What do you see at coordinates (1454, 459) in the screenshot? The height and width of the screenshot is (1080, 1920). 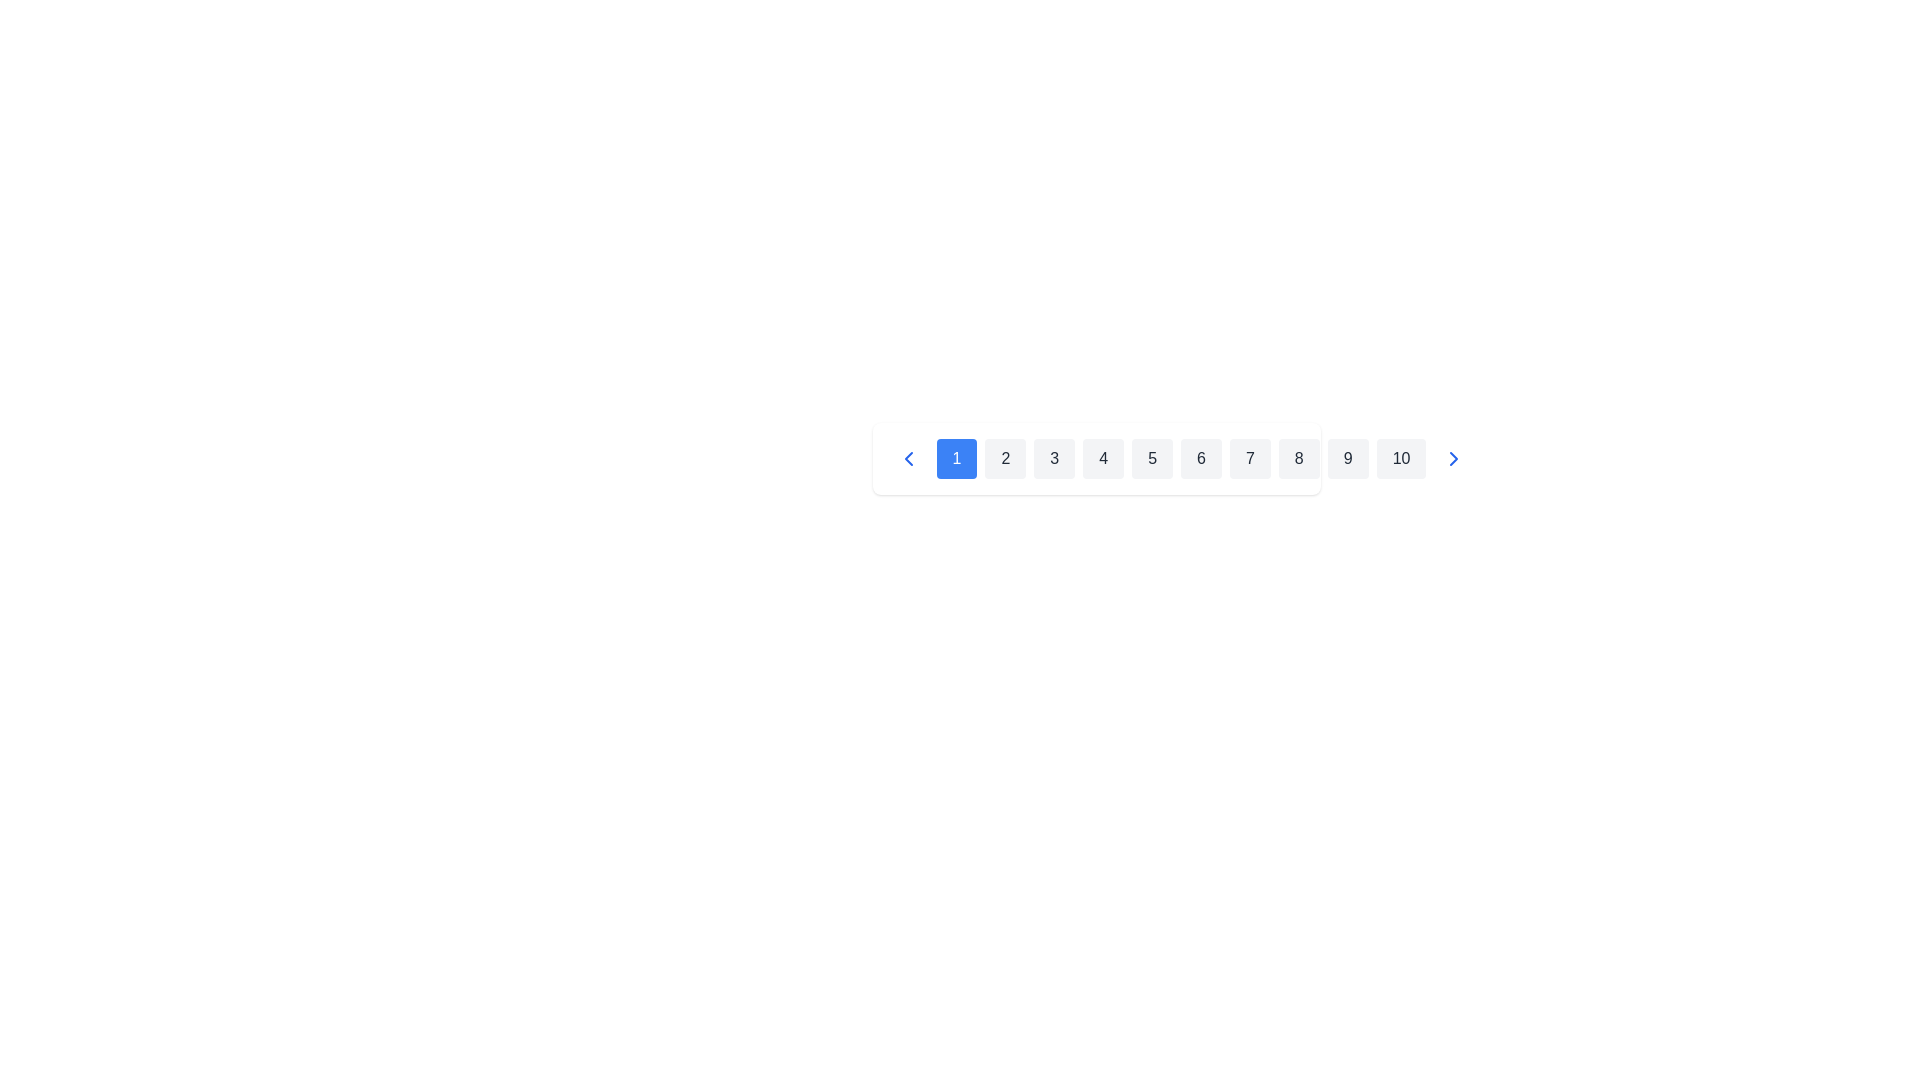 I see `the Chevron icon located at the far right side of the pagination bar, adjacent to the numbered pagination items` at bounding box center [1454, 459].